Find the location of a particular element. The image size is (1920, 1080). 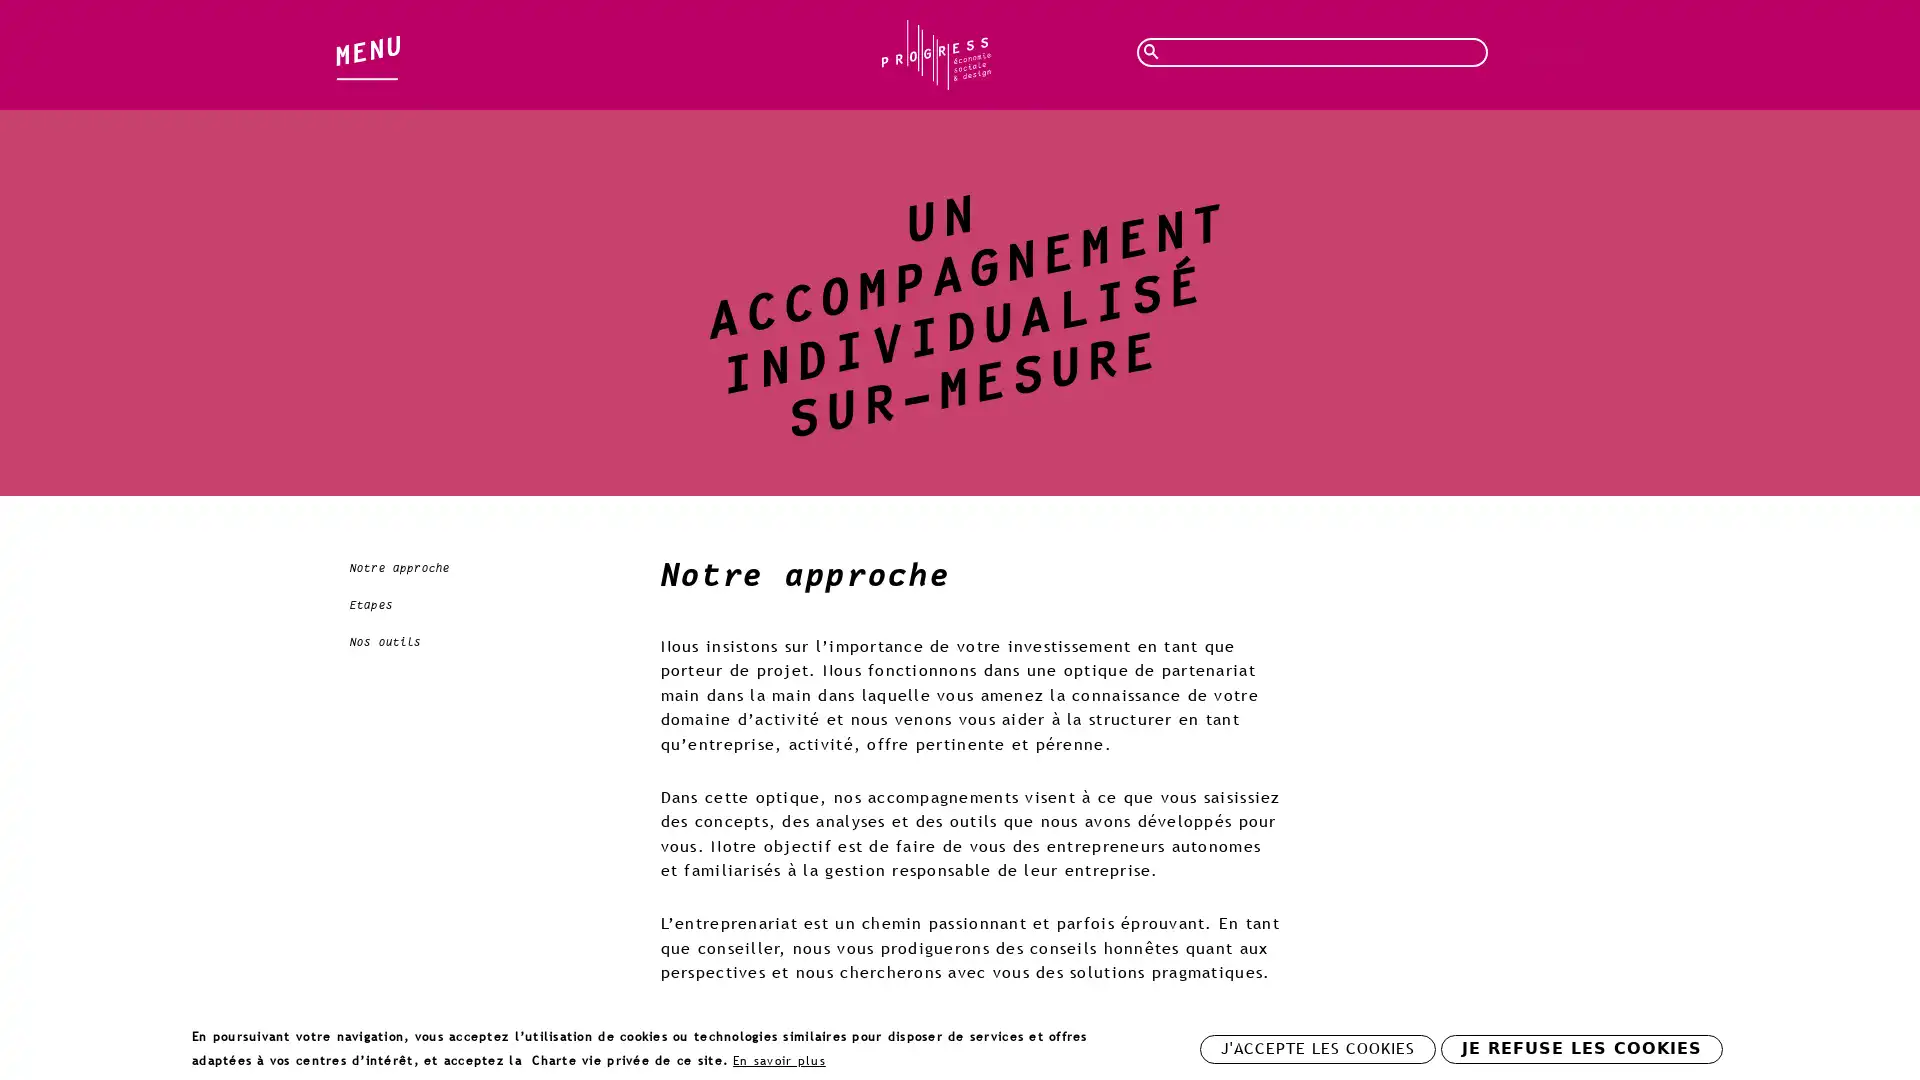

J'ACCEPTE LES COOKIES is located at coordinates (1318, 1048).